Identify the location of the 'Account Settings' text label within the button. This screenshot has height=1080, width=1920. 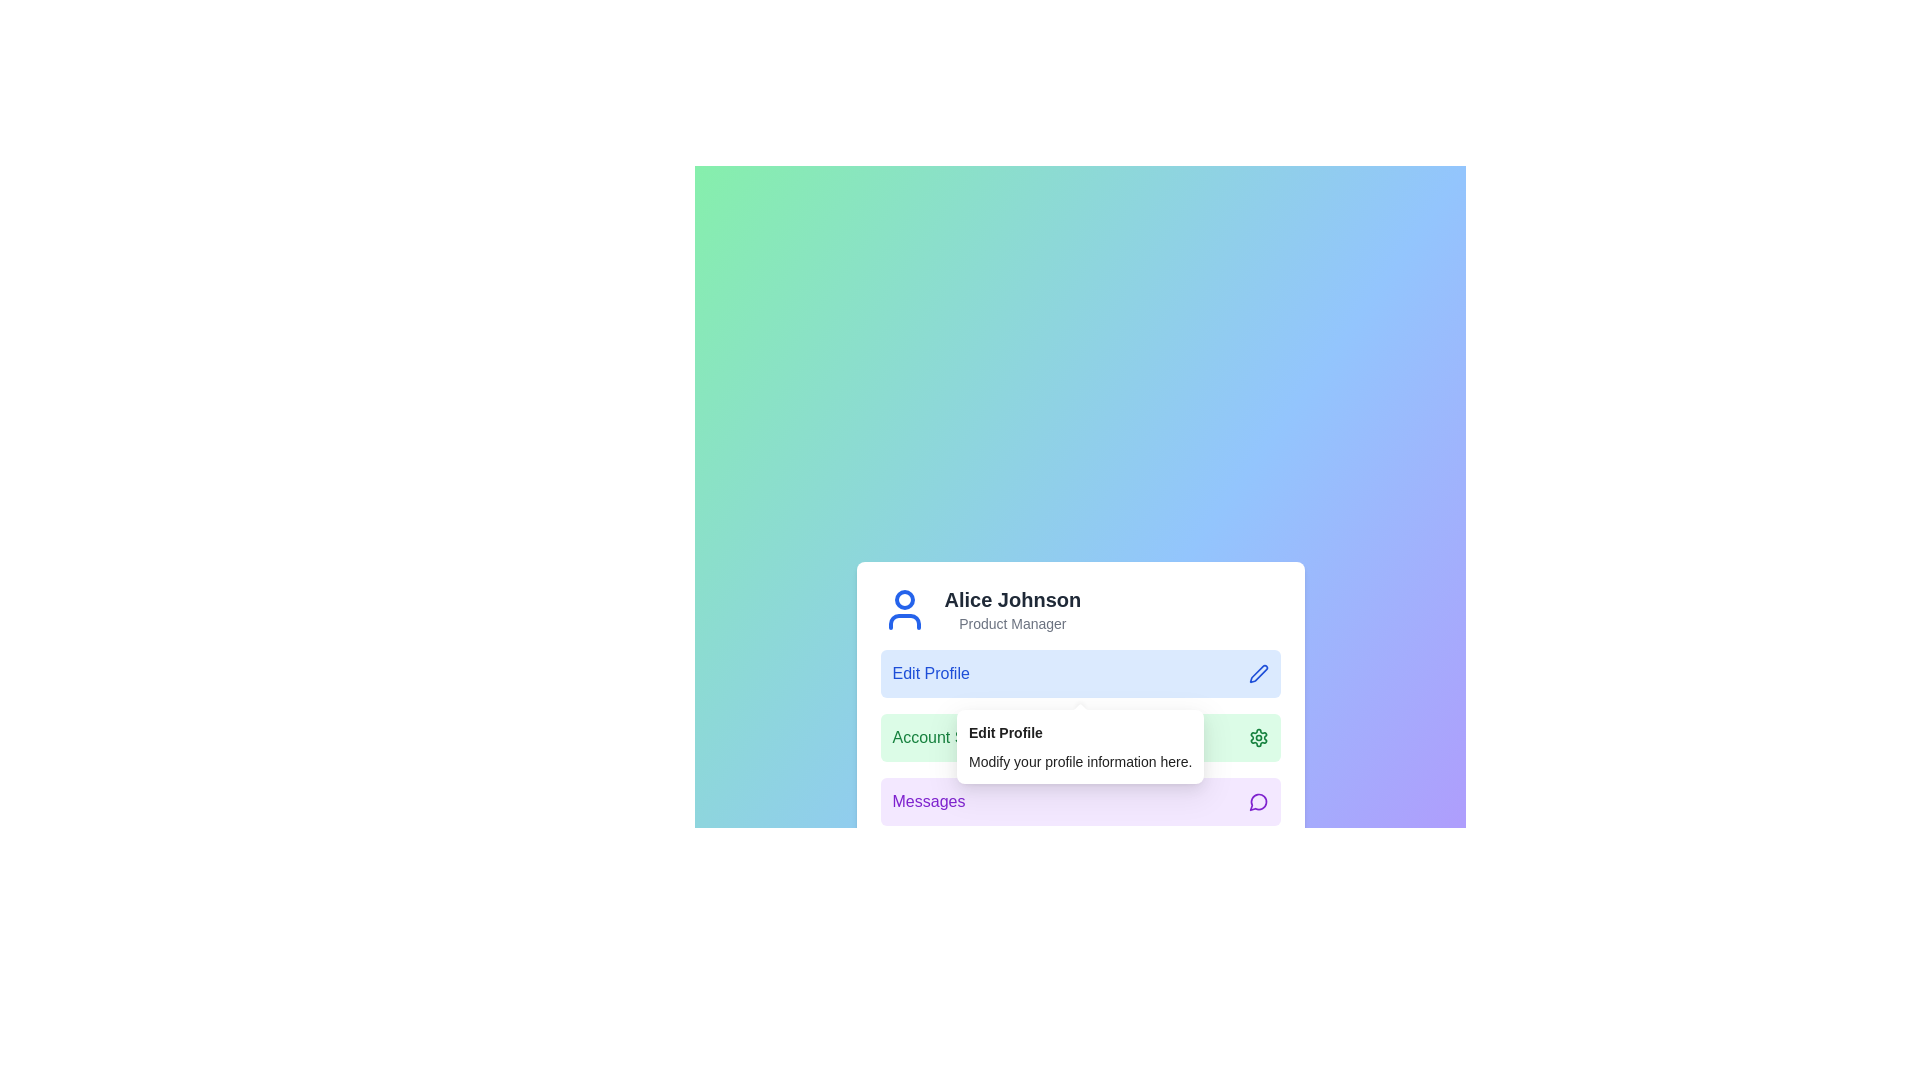
(951, 737).